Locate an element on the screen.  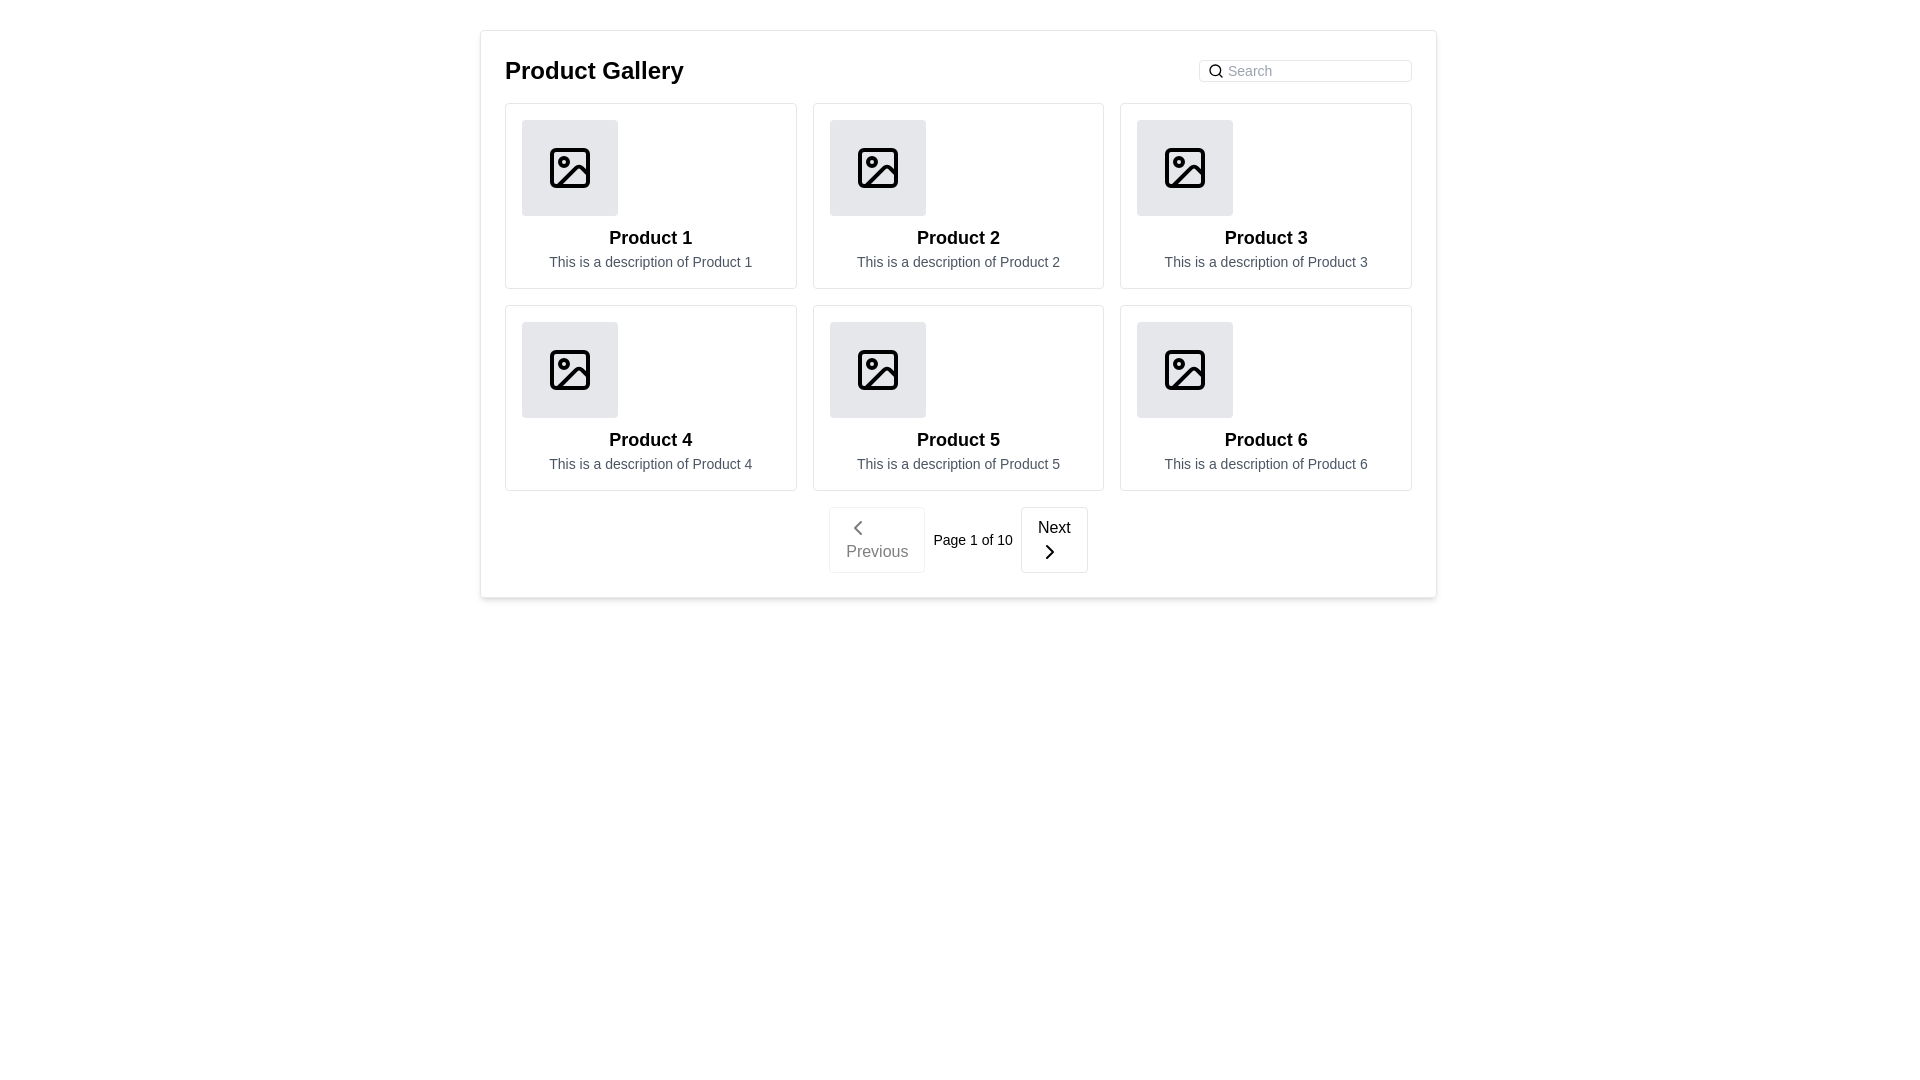
the navigation button that allows the user to navigate to the previous page in a paginated view, located at the bottom left of the interface, immediately to the left of the 'Page 1 of 10' text is located at coordinates (877, 540).